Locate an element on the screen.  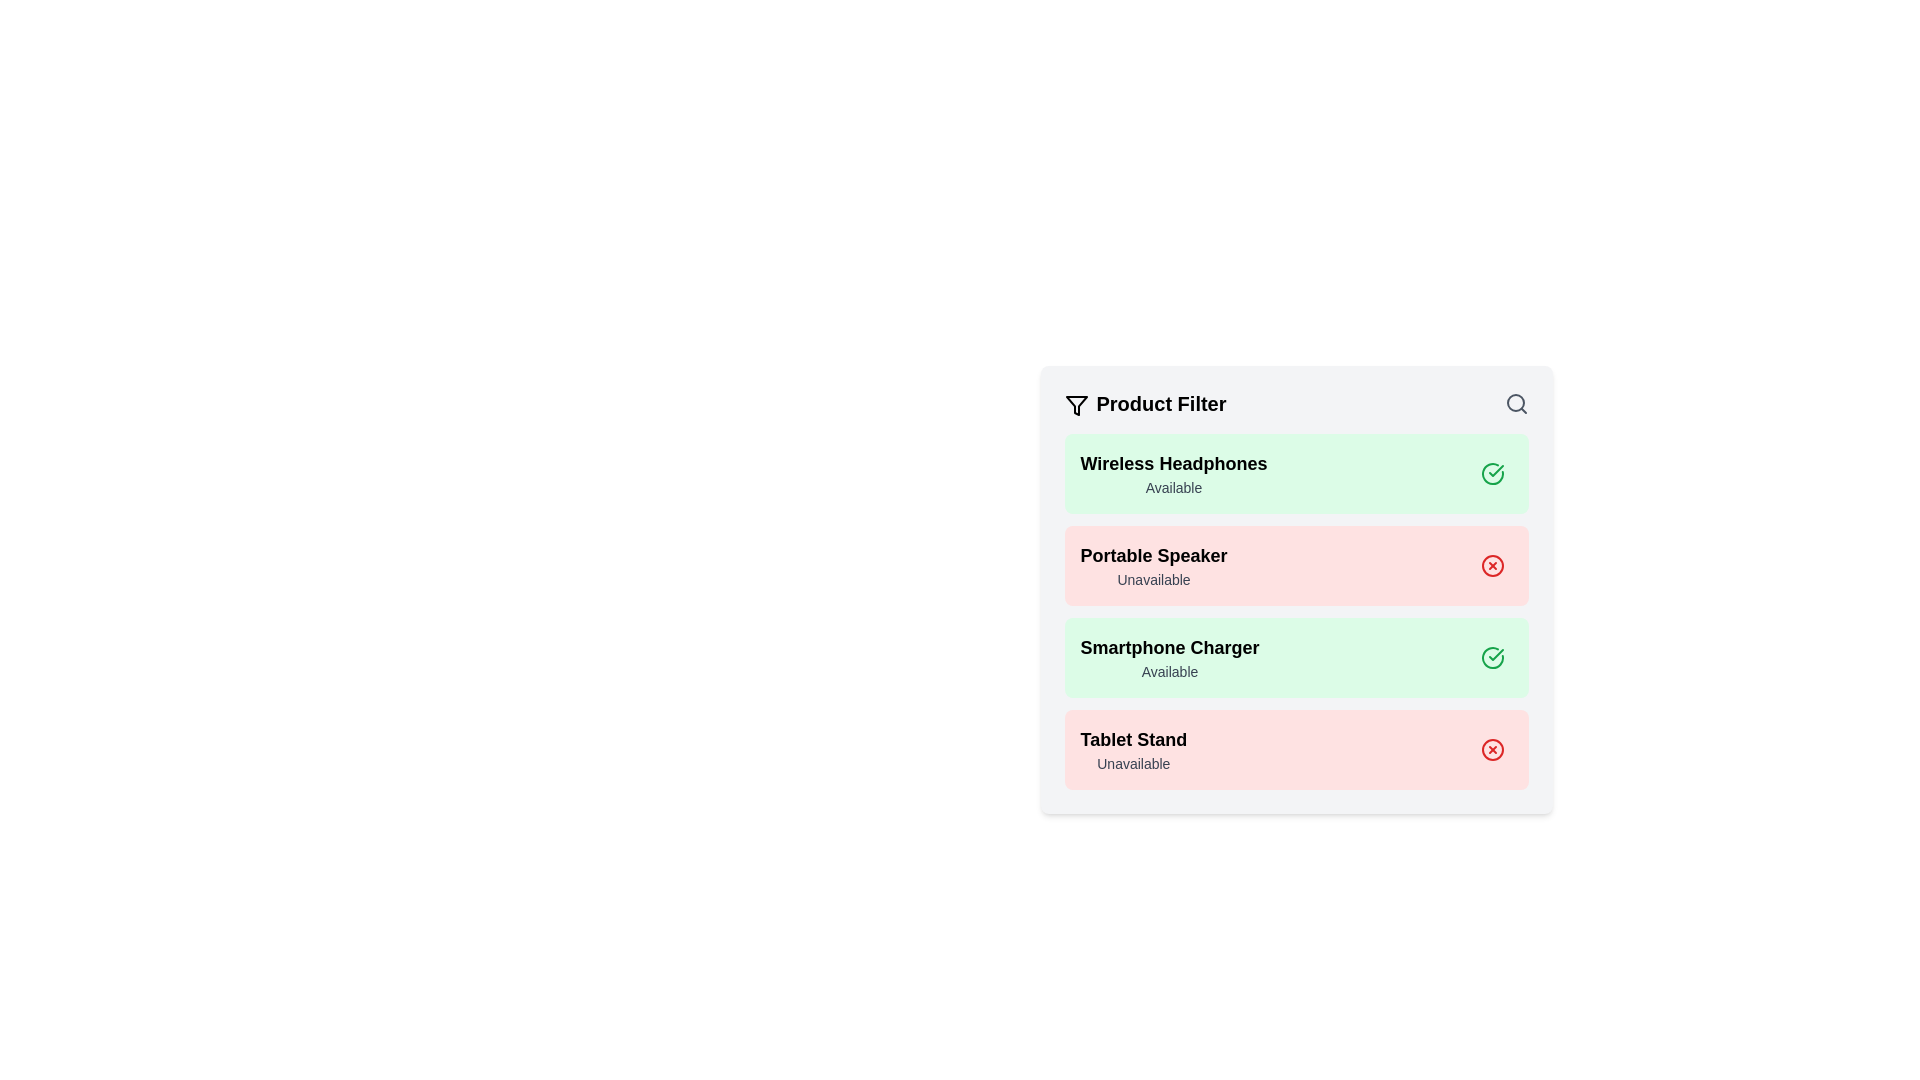
the circular green Decorative icon with a checkmark, located on the right side of the 'Smartphone Charger' row under the 'Product Filter' header is located at coordinates (1492, 658).